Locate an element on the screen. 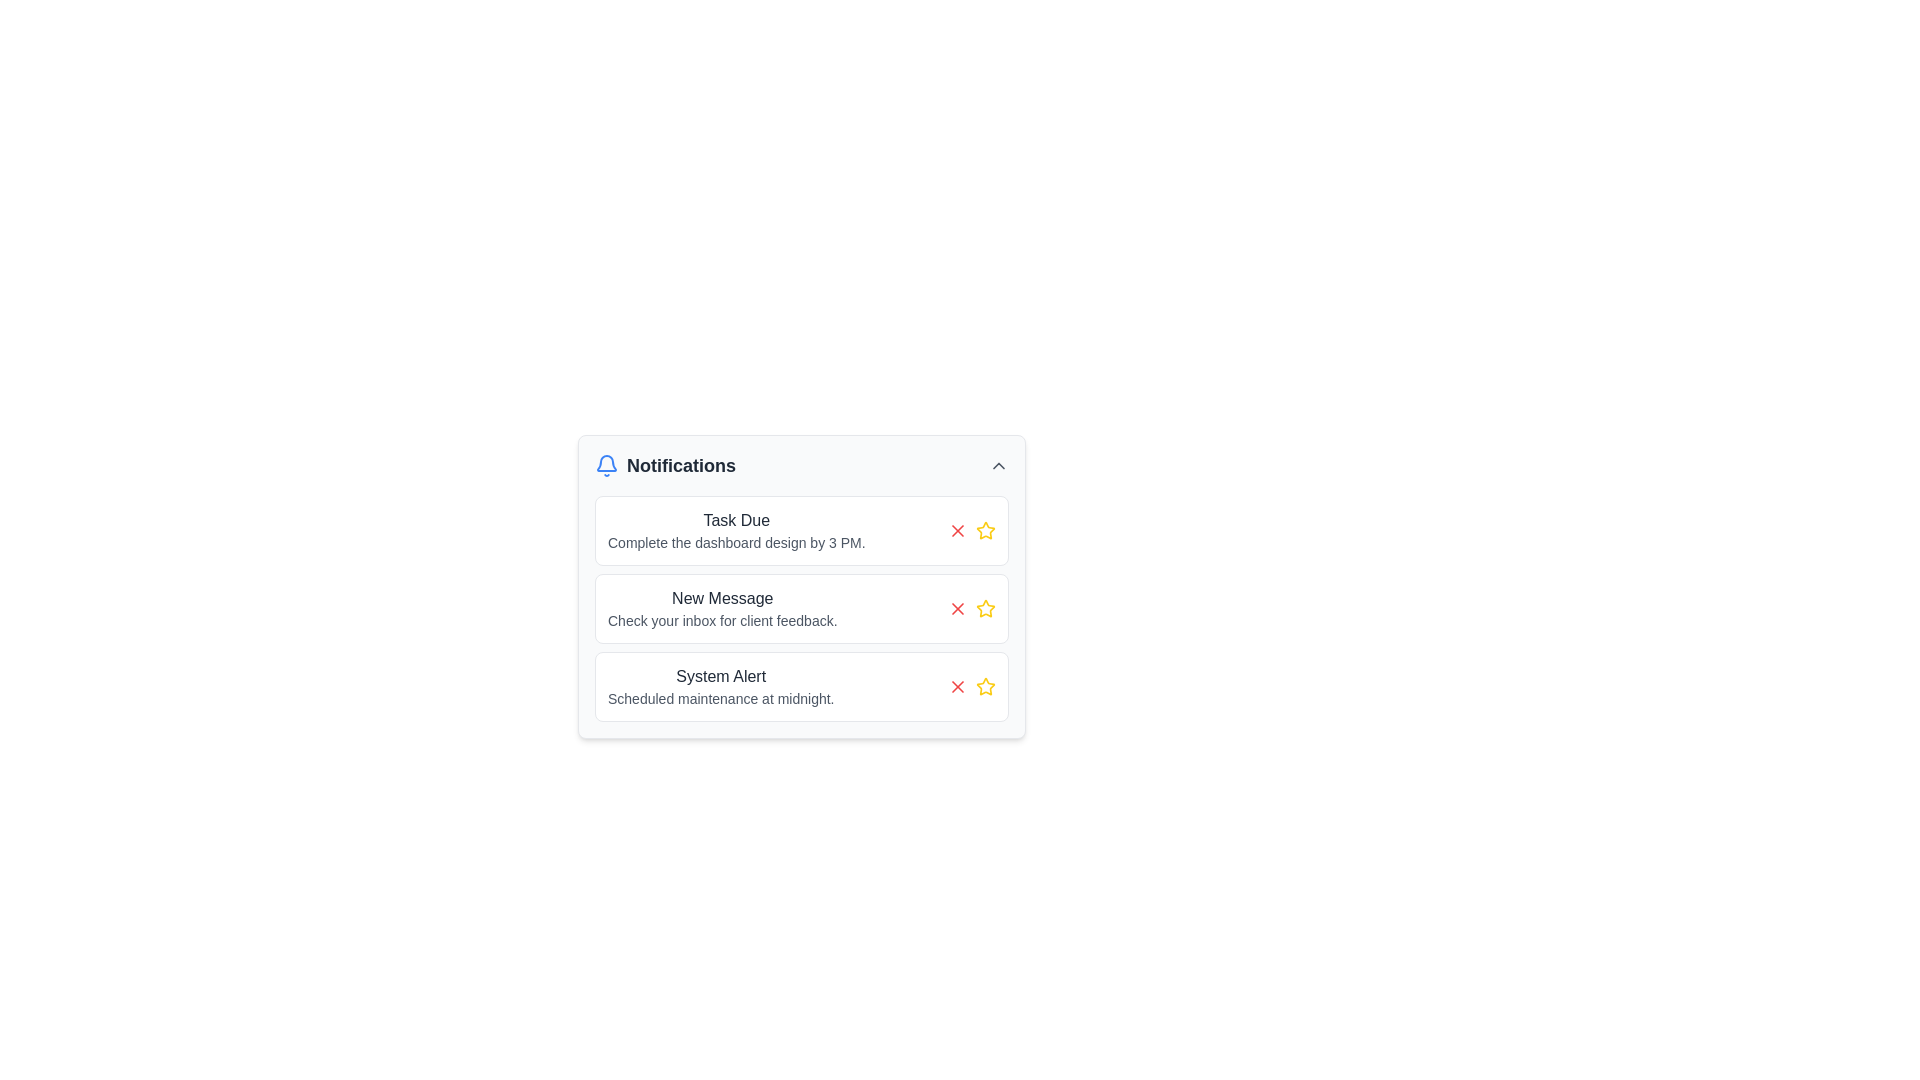  text element displaying 'Complete the dashboard design by 3 PM.' located below the 'Task Due' heading in the notifications panel is located at coordinates (735, 543).